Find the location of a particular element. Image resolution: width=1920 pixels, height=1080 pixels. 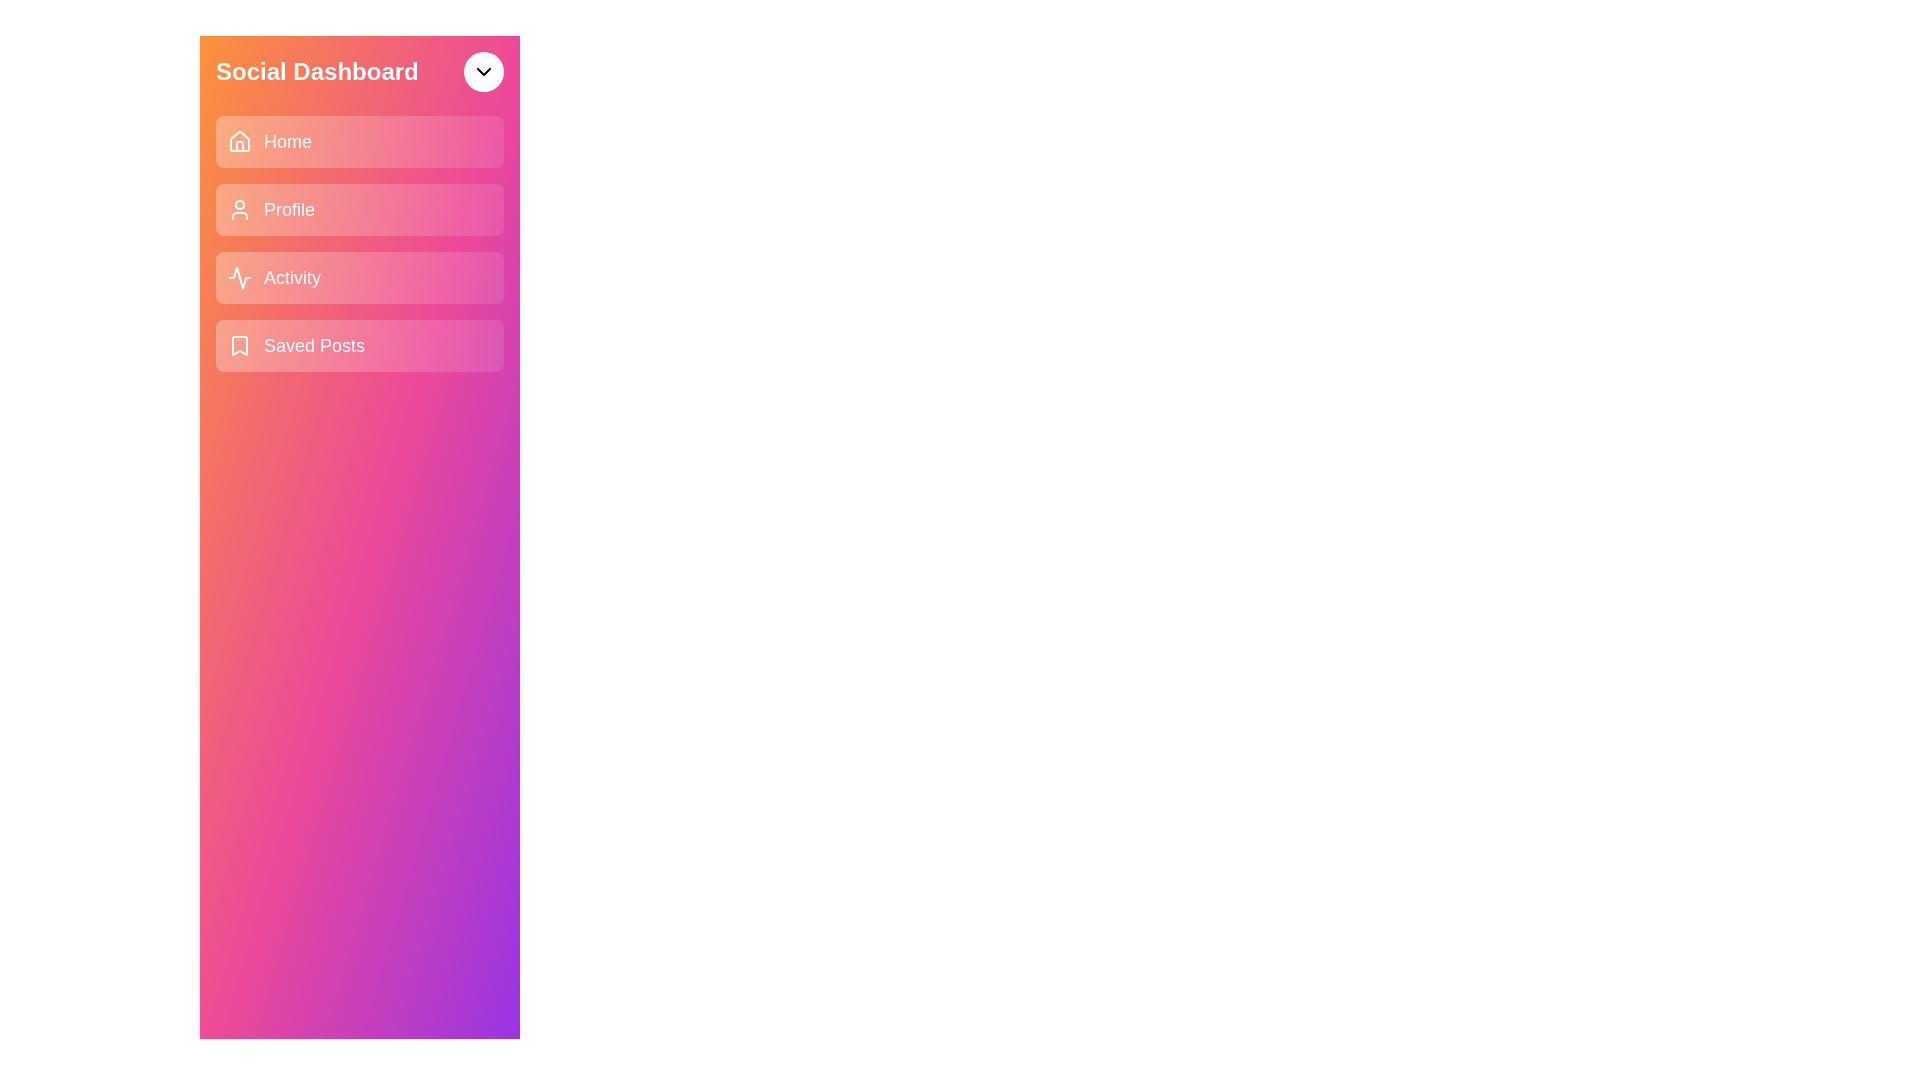

the menu item Saved Posts from the list is located at coordinates (360, 345).